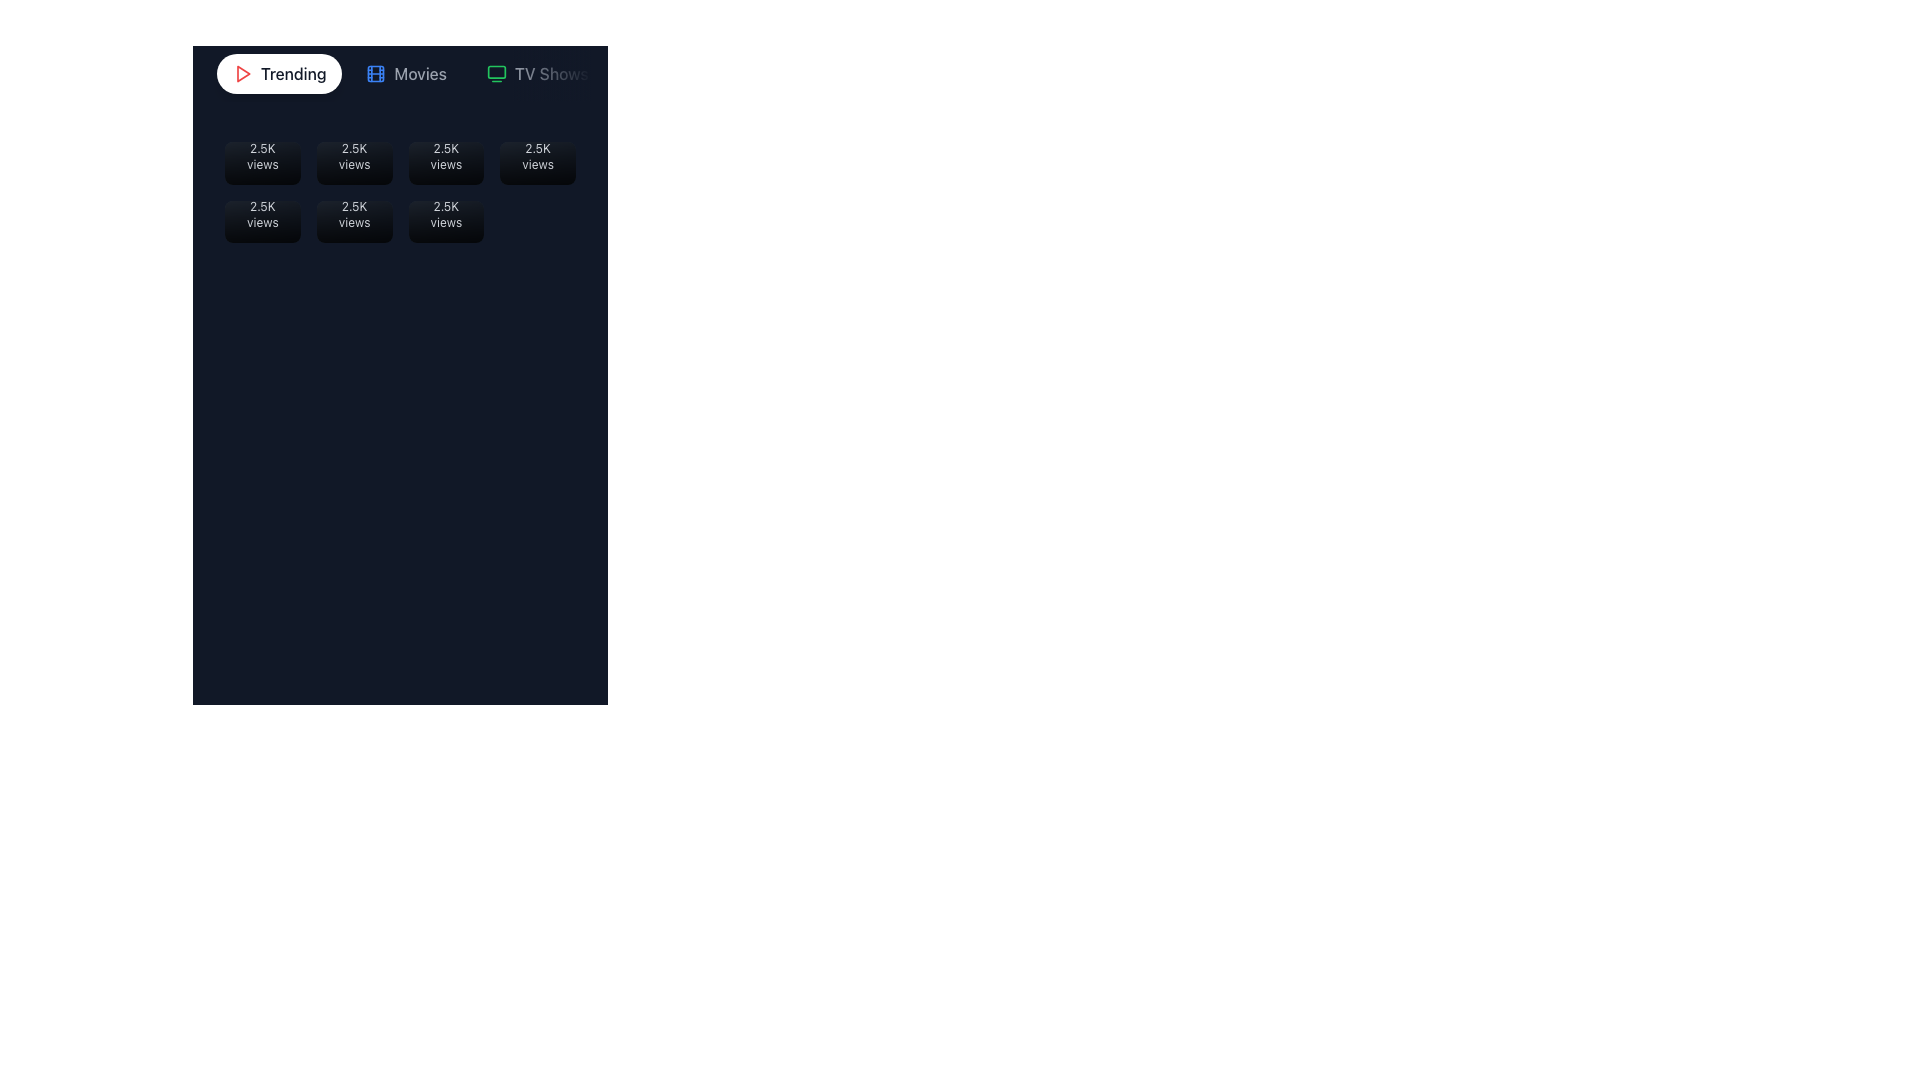  I want to click on the static label displaying 'Movies' in the navigation menu, located between the 'Trending' icon and the 'TV Shows' menu item, so click(419, 72).